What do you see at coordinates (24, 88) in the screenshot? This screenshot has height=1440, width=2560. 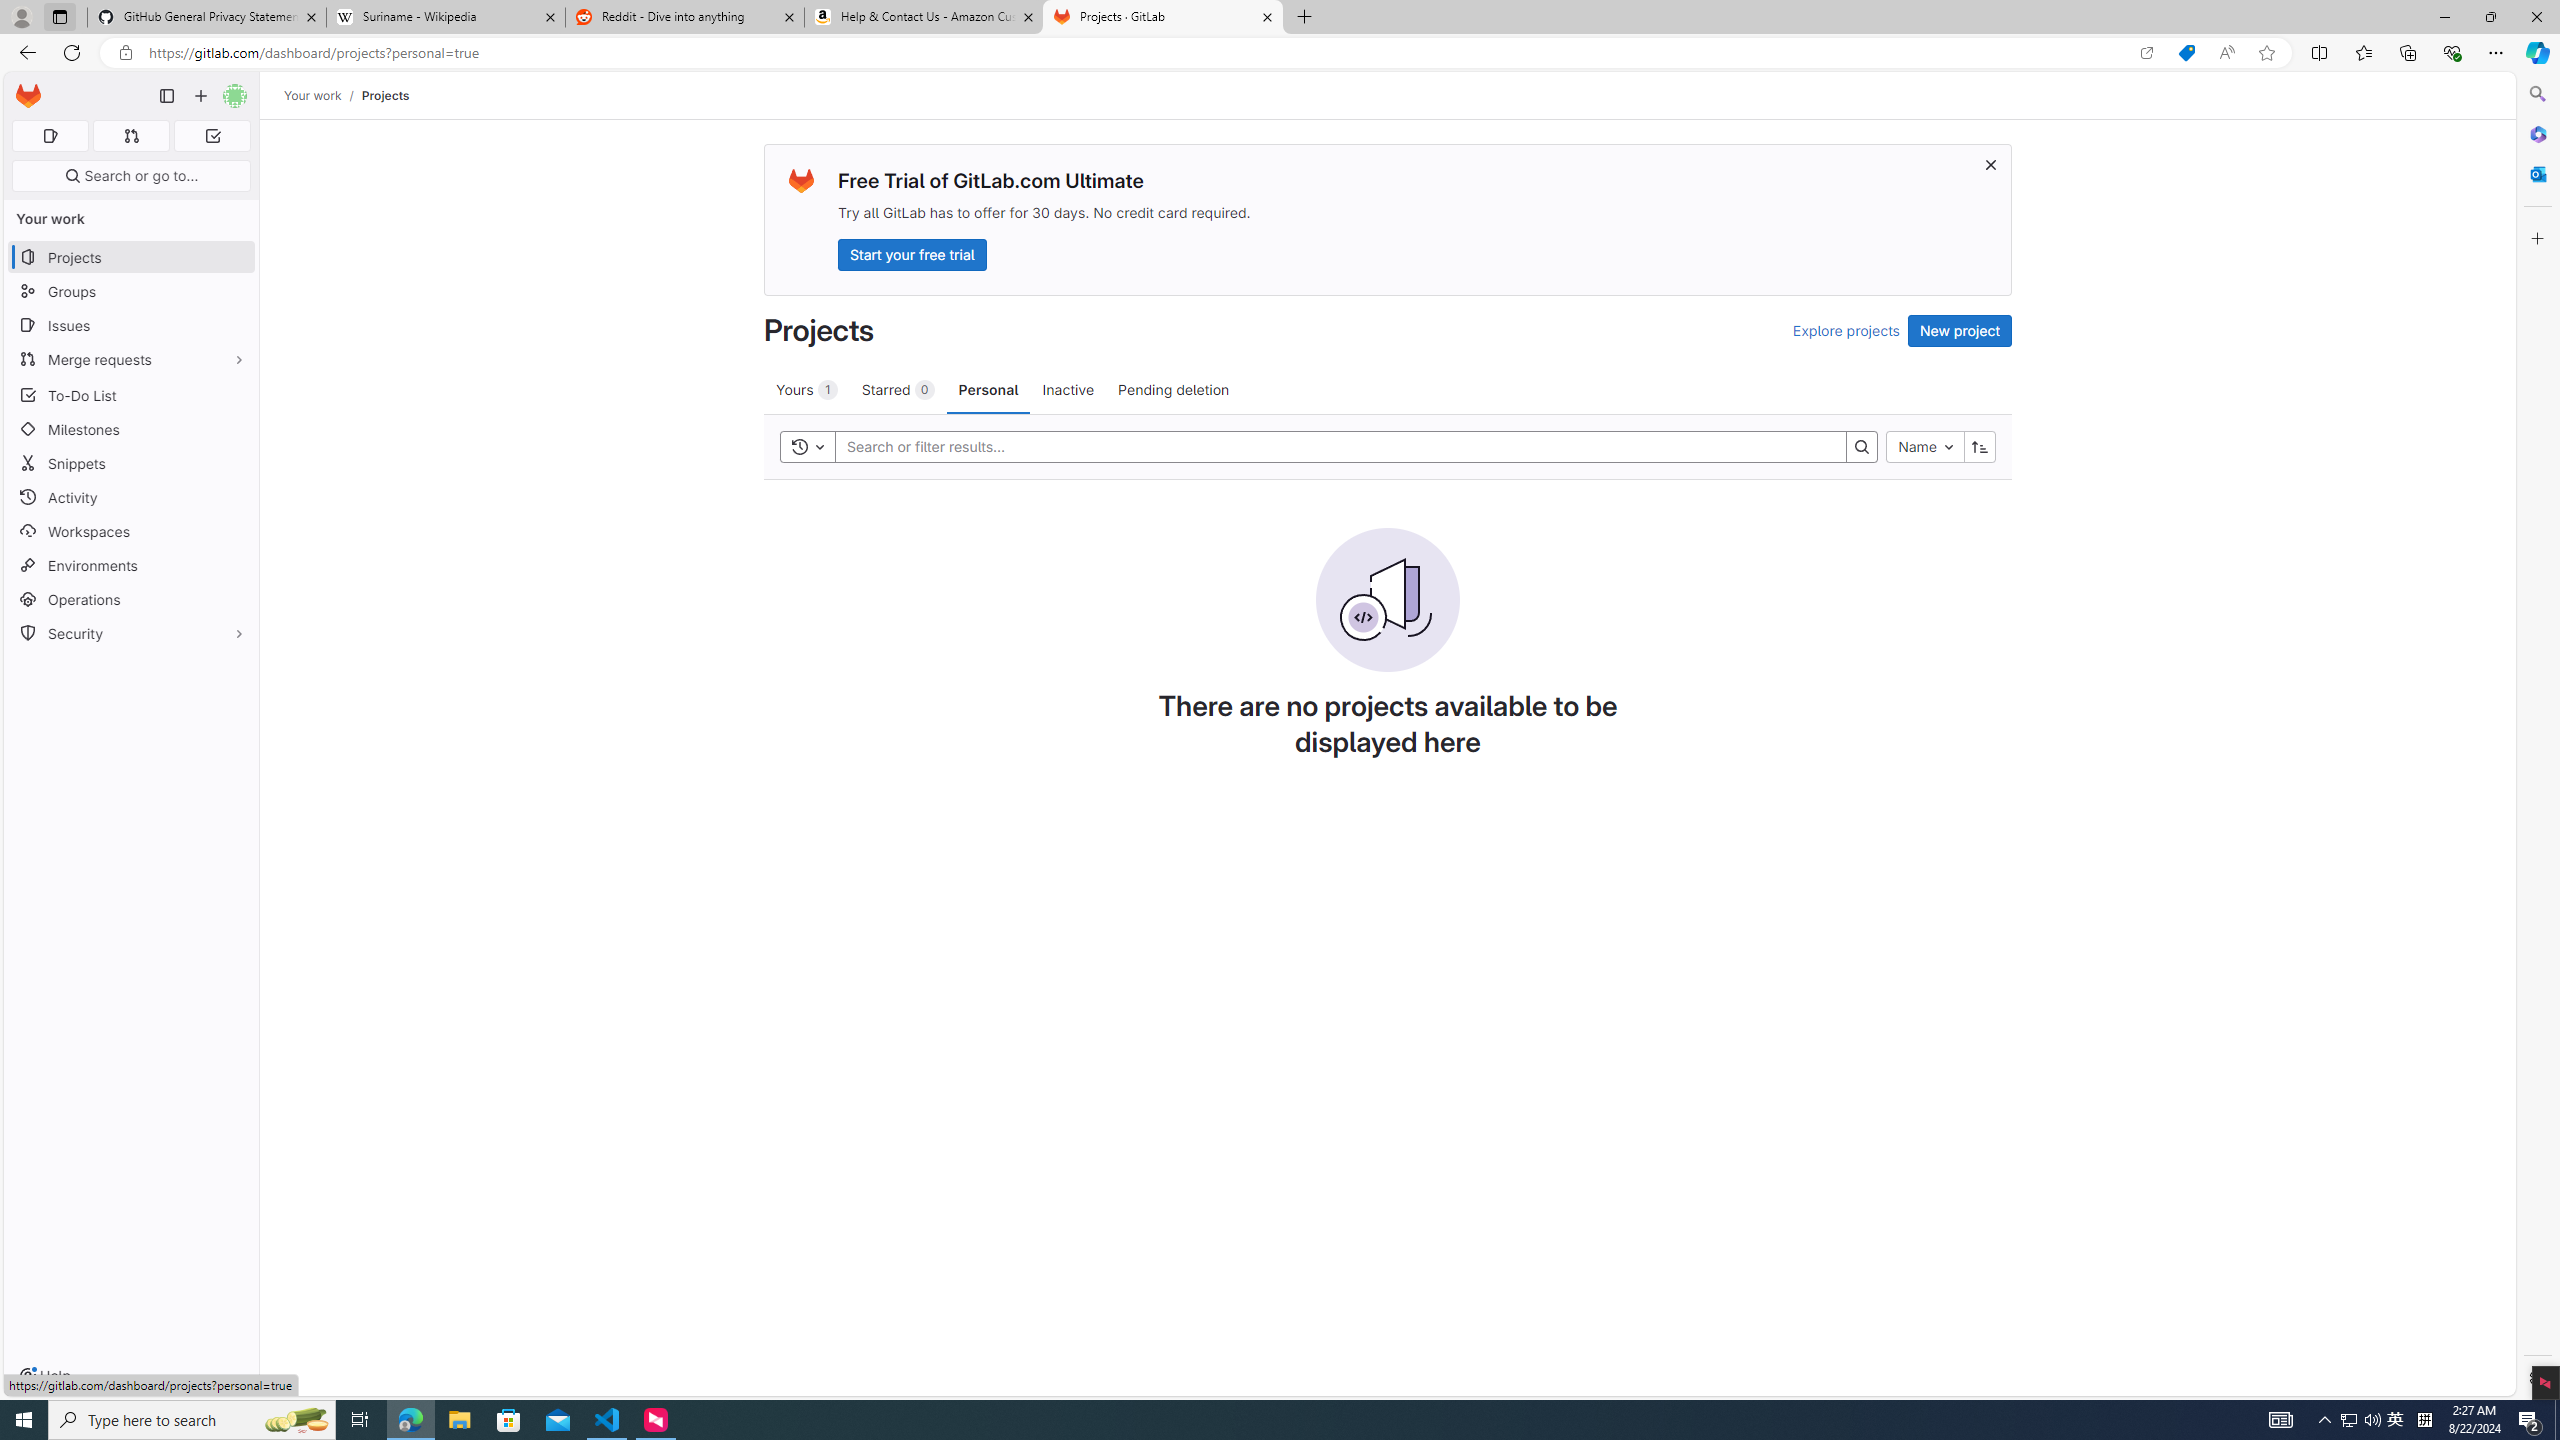 I see `'Skip to main content'` at bounding box center [24, 88].